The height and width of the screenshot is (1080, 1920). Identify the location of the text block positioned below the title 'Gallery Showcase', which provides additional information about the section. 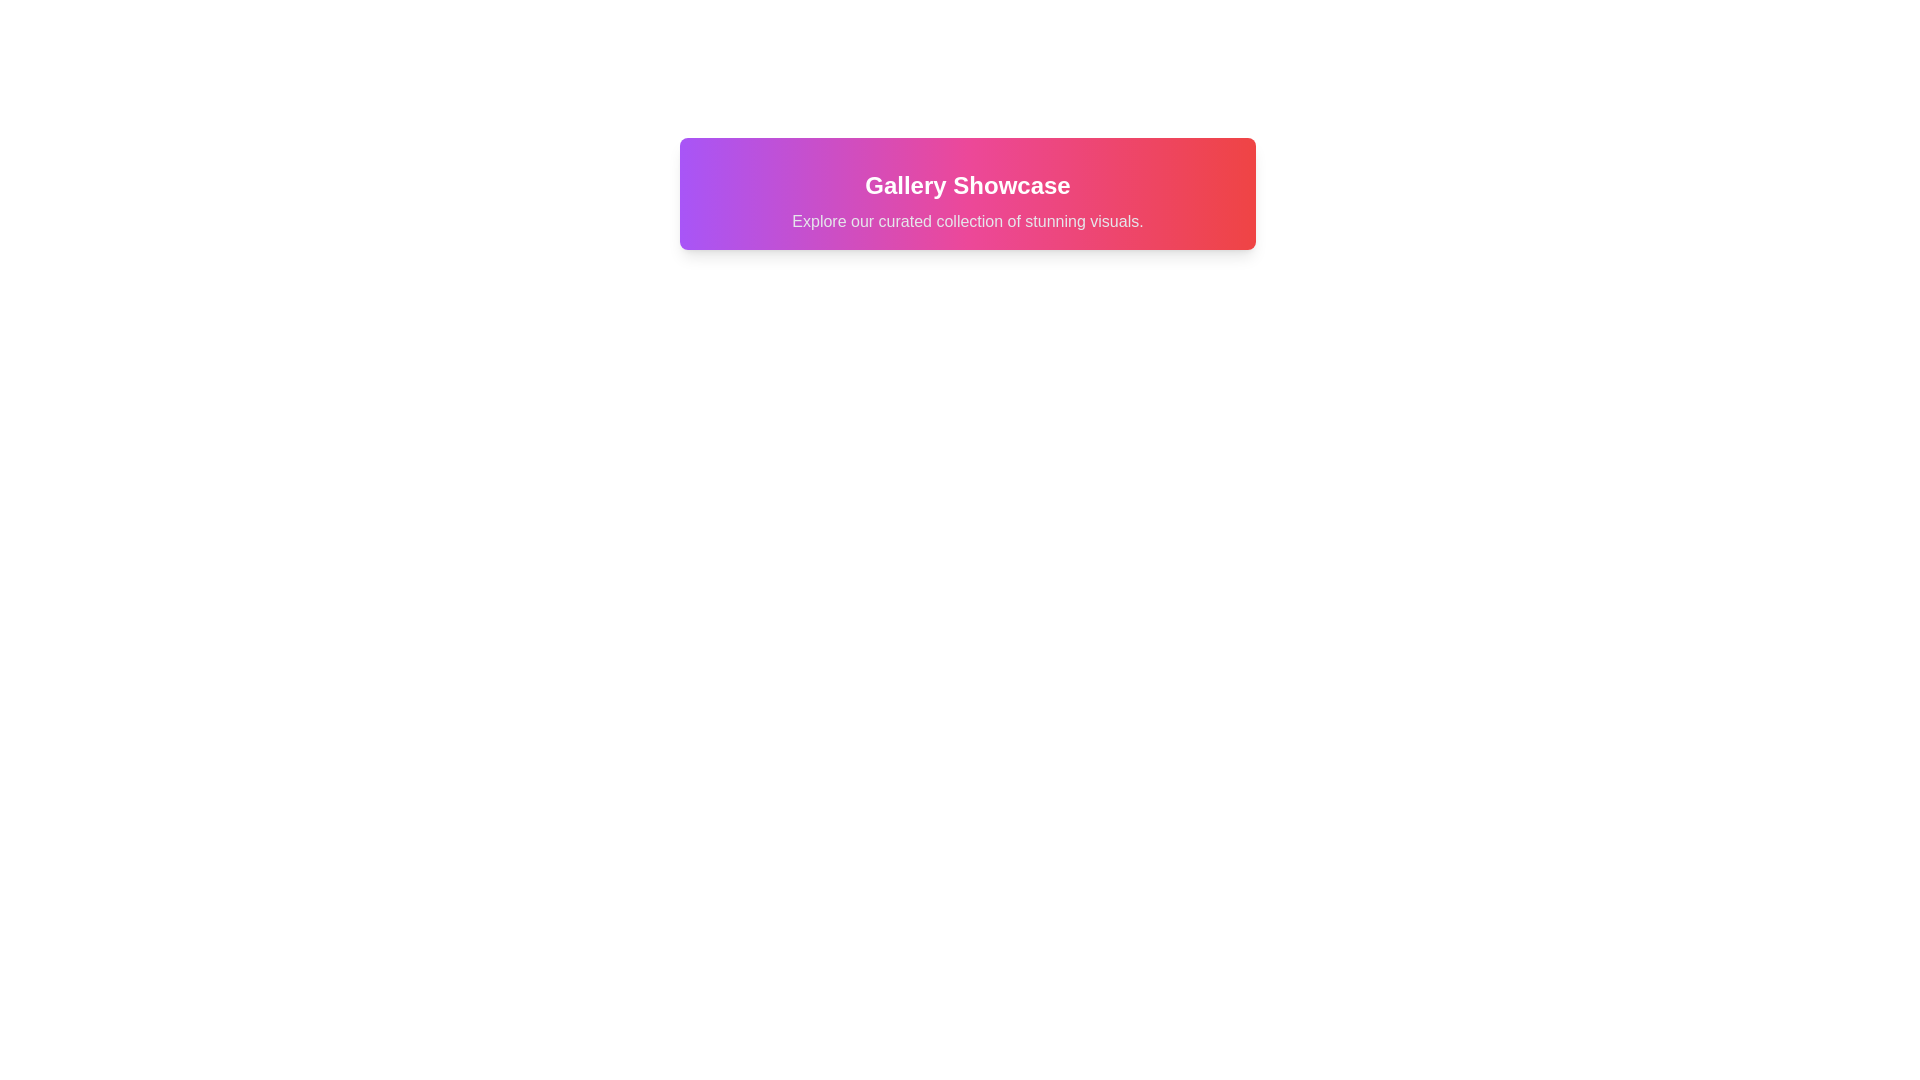
(968, 222).